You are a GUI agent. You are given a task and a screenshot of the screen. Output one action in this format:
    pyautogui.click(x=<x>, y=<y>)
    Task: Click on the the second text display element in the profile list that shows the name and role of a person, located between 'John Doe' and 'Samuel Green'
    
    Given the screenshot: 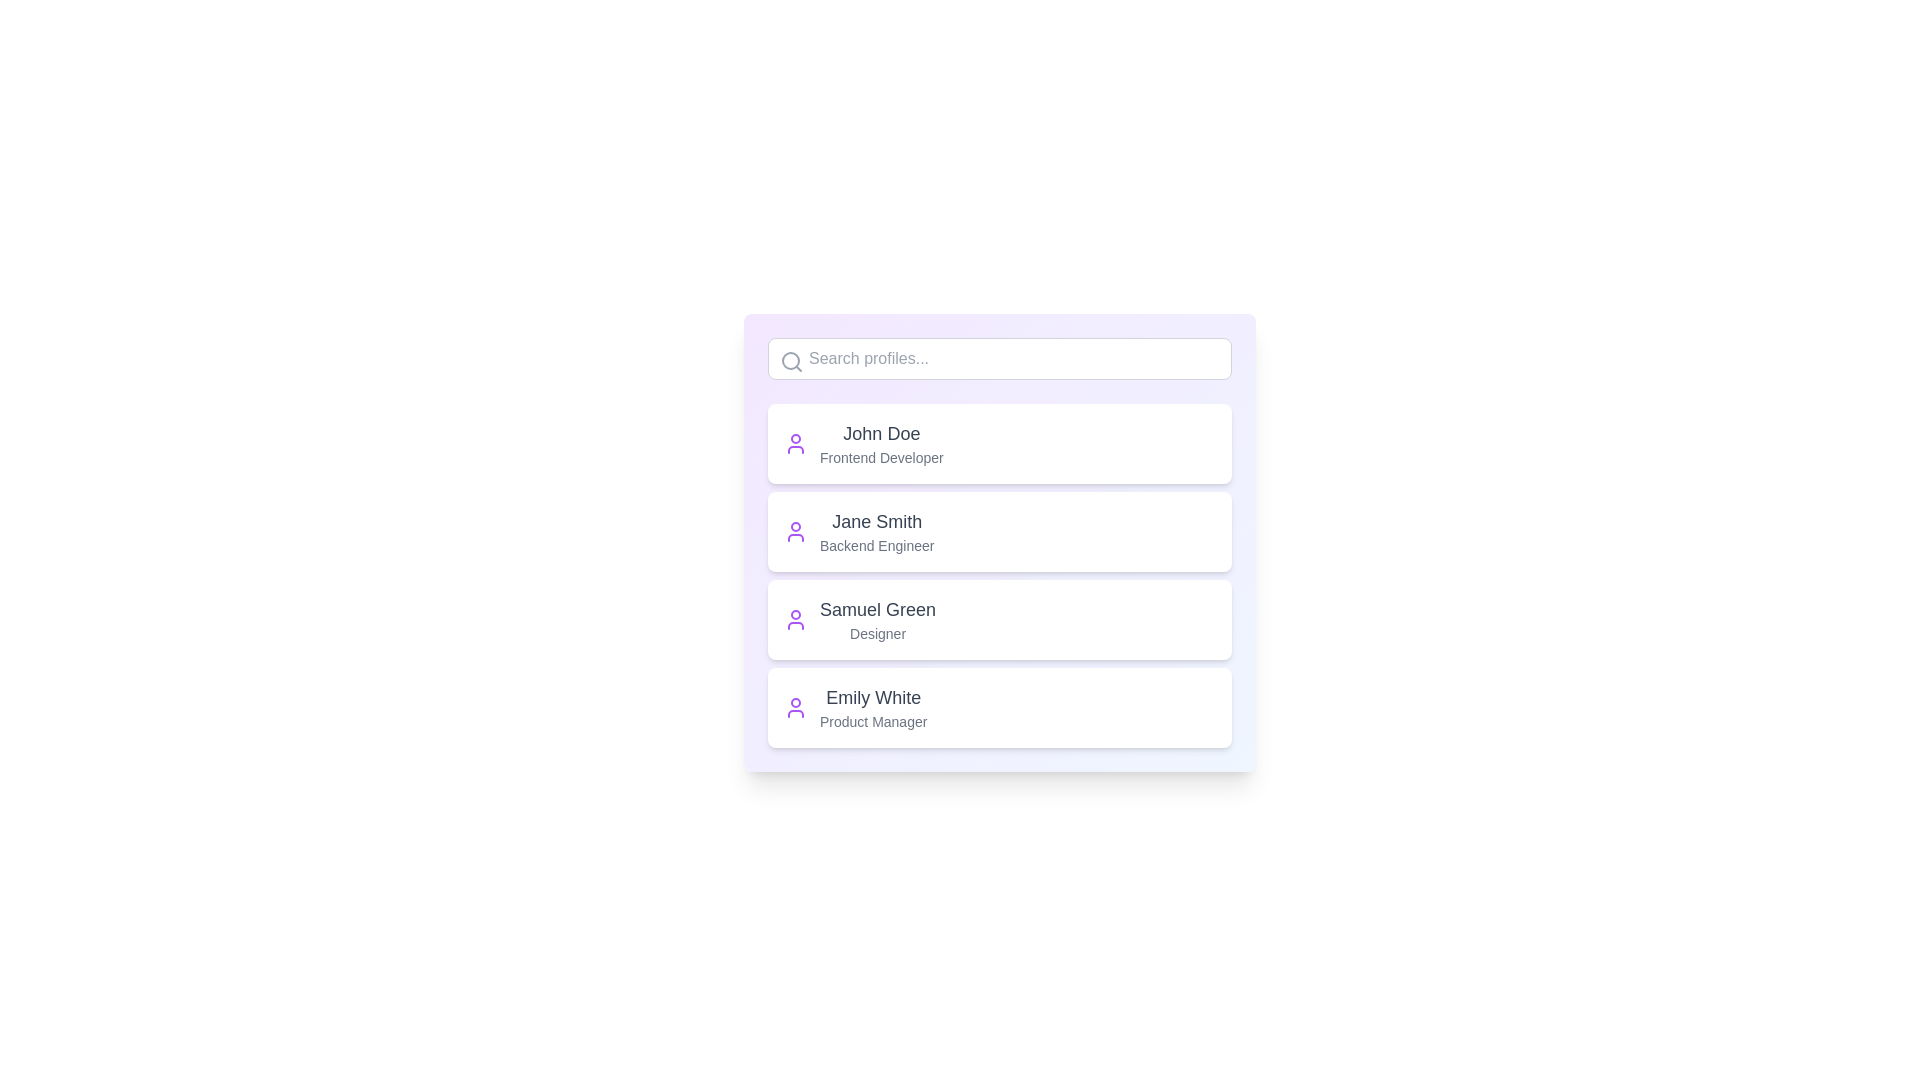 What is the action you would take?
    pyautogui.click(x=877, y=531)
    